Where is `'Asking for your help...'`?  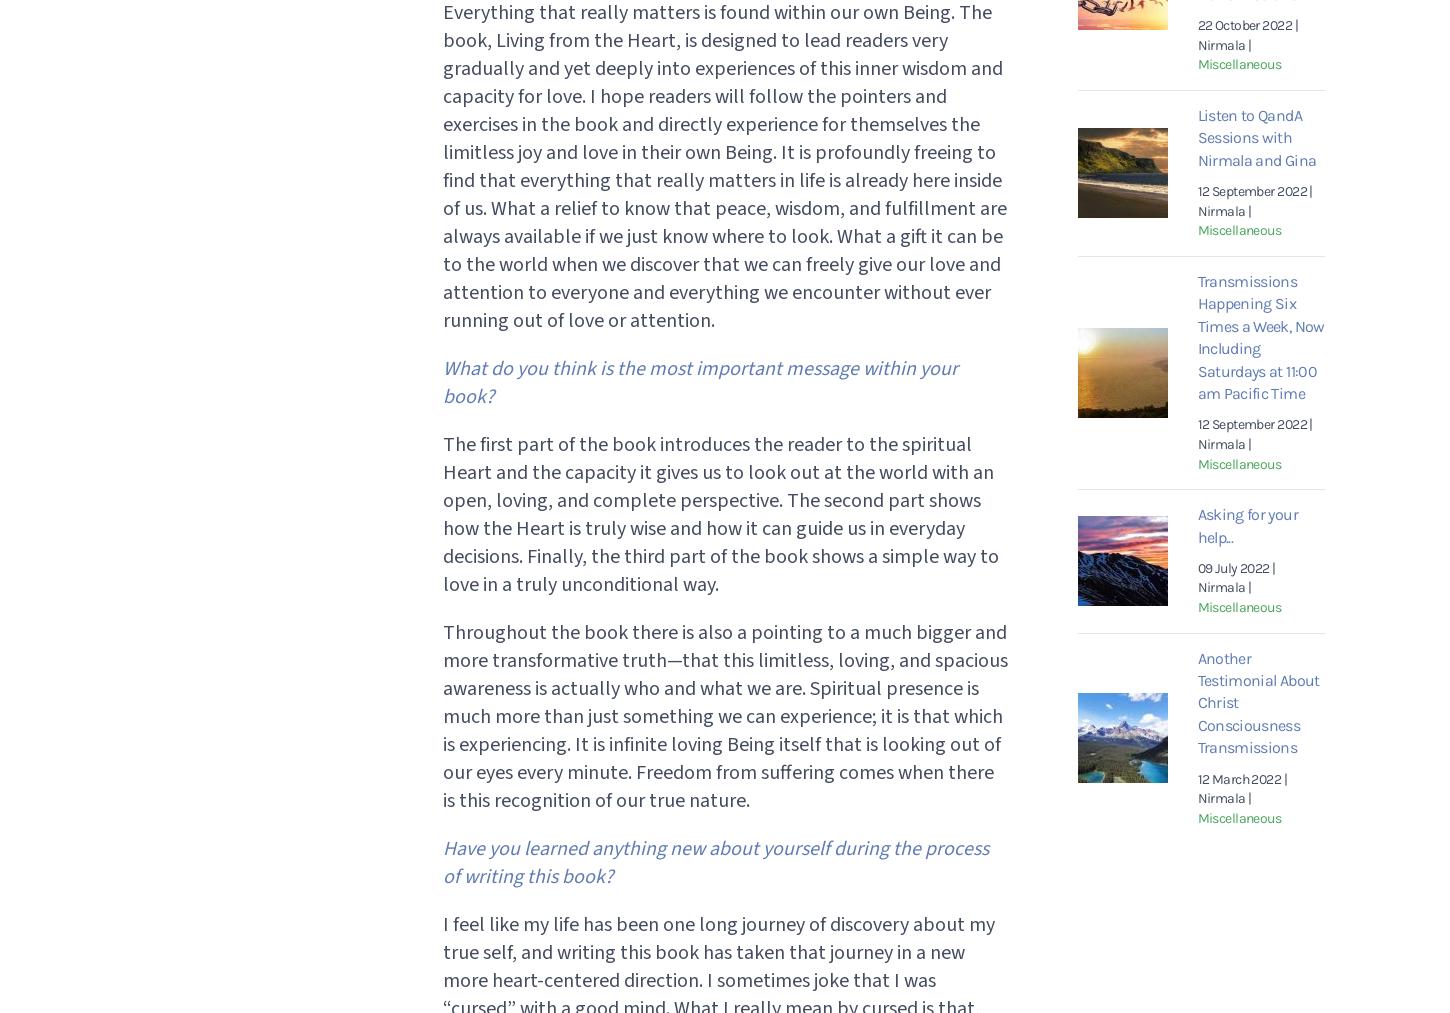
'Asking for your help...' is located at coordinates (1247, 525).